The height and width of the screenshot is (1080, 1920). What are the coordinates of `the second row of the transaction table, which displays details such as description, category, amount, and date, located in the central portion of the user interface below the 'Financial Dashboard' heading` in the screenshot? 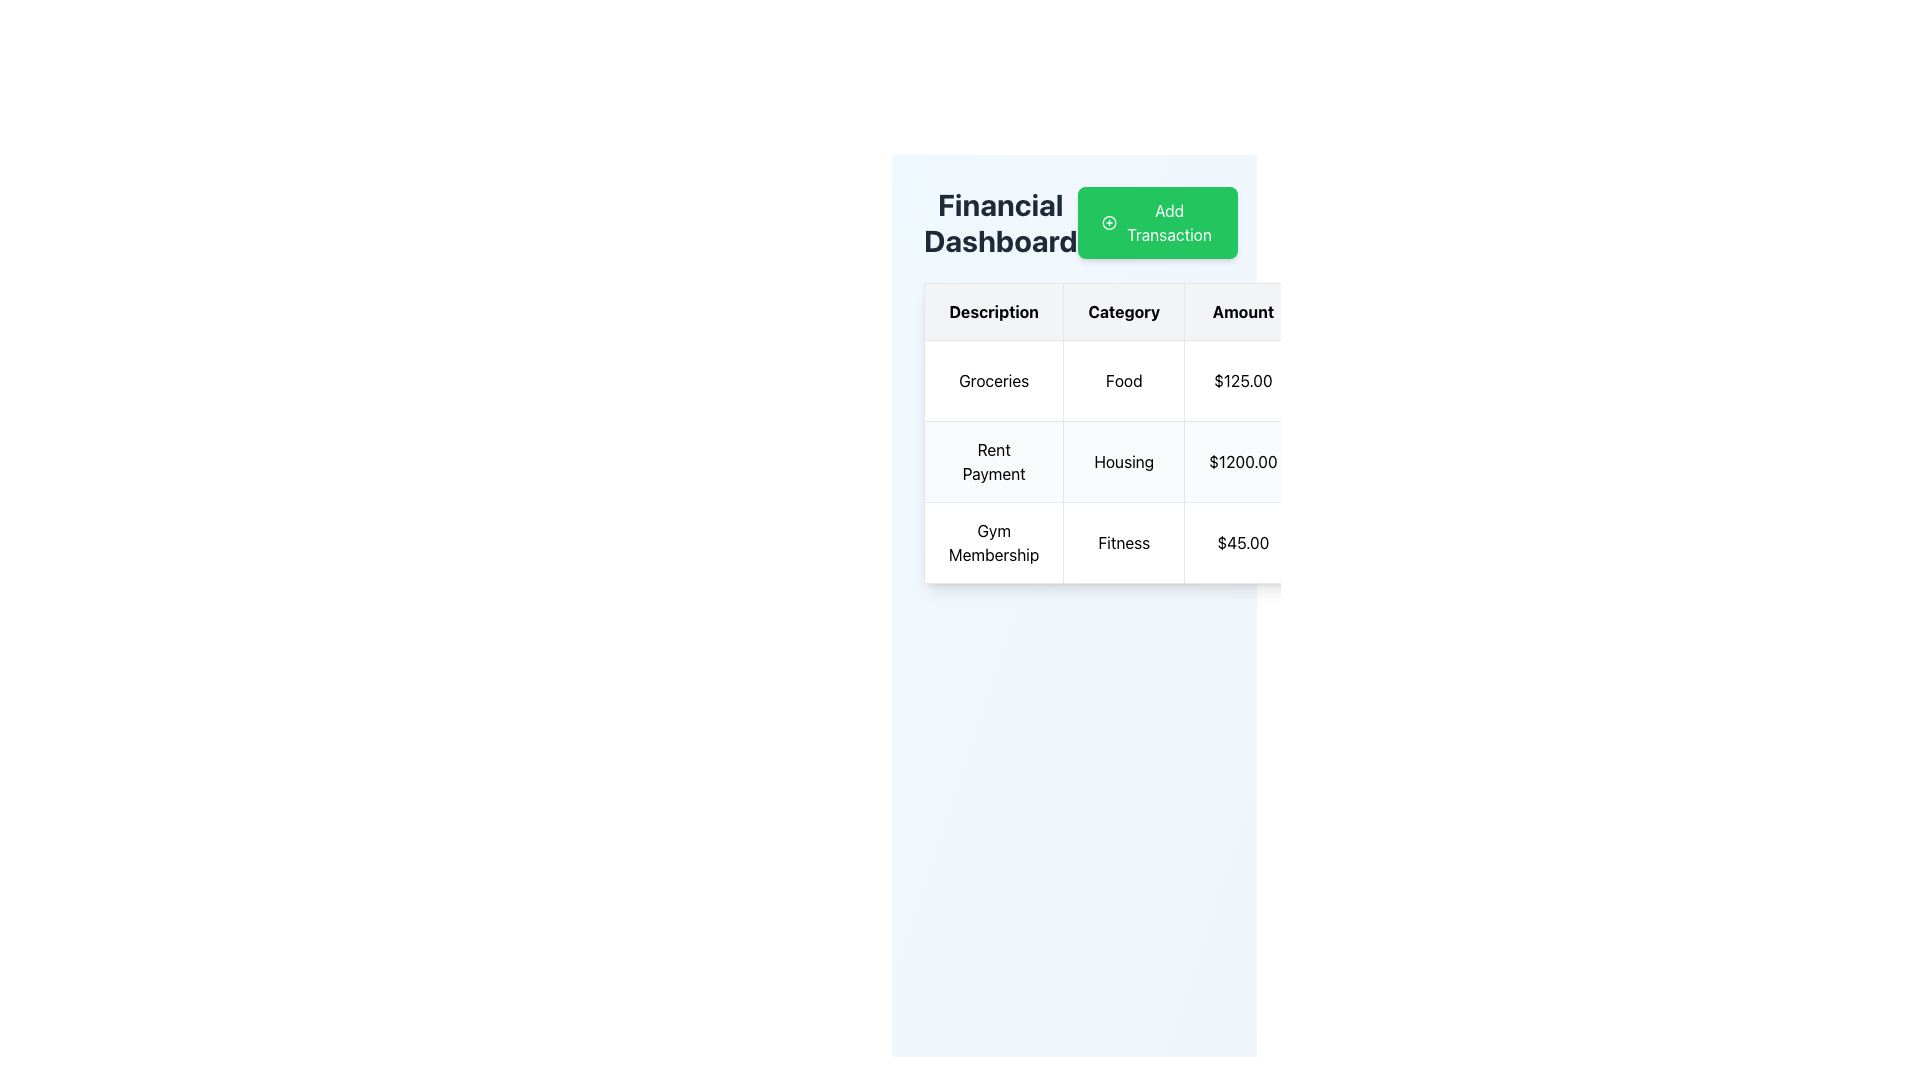 It's located at (1223, 462).